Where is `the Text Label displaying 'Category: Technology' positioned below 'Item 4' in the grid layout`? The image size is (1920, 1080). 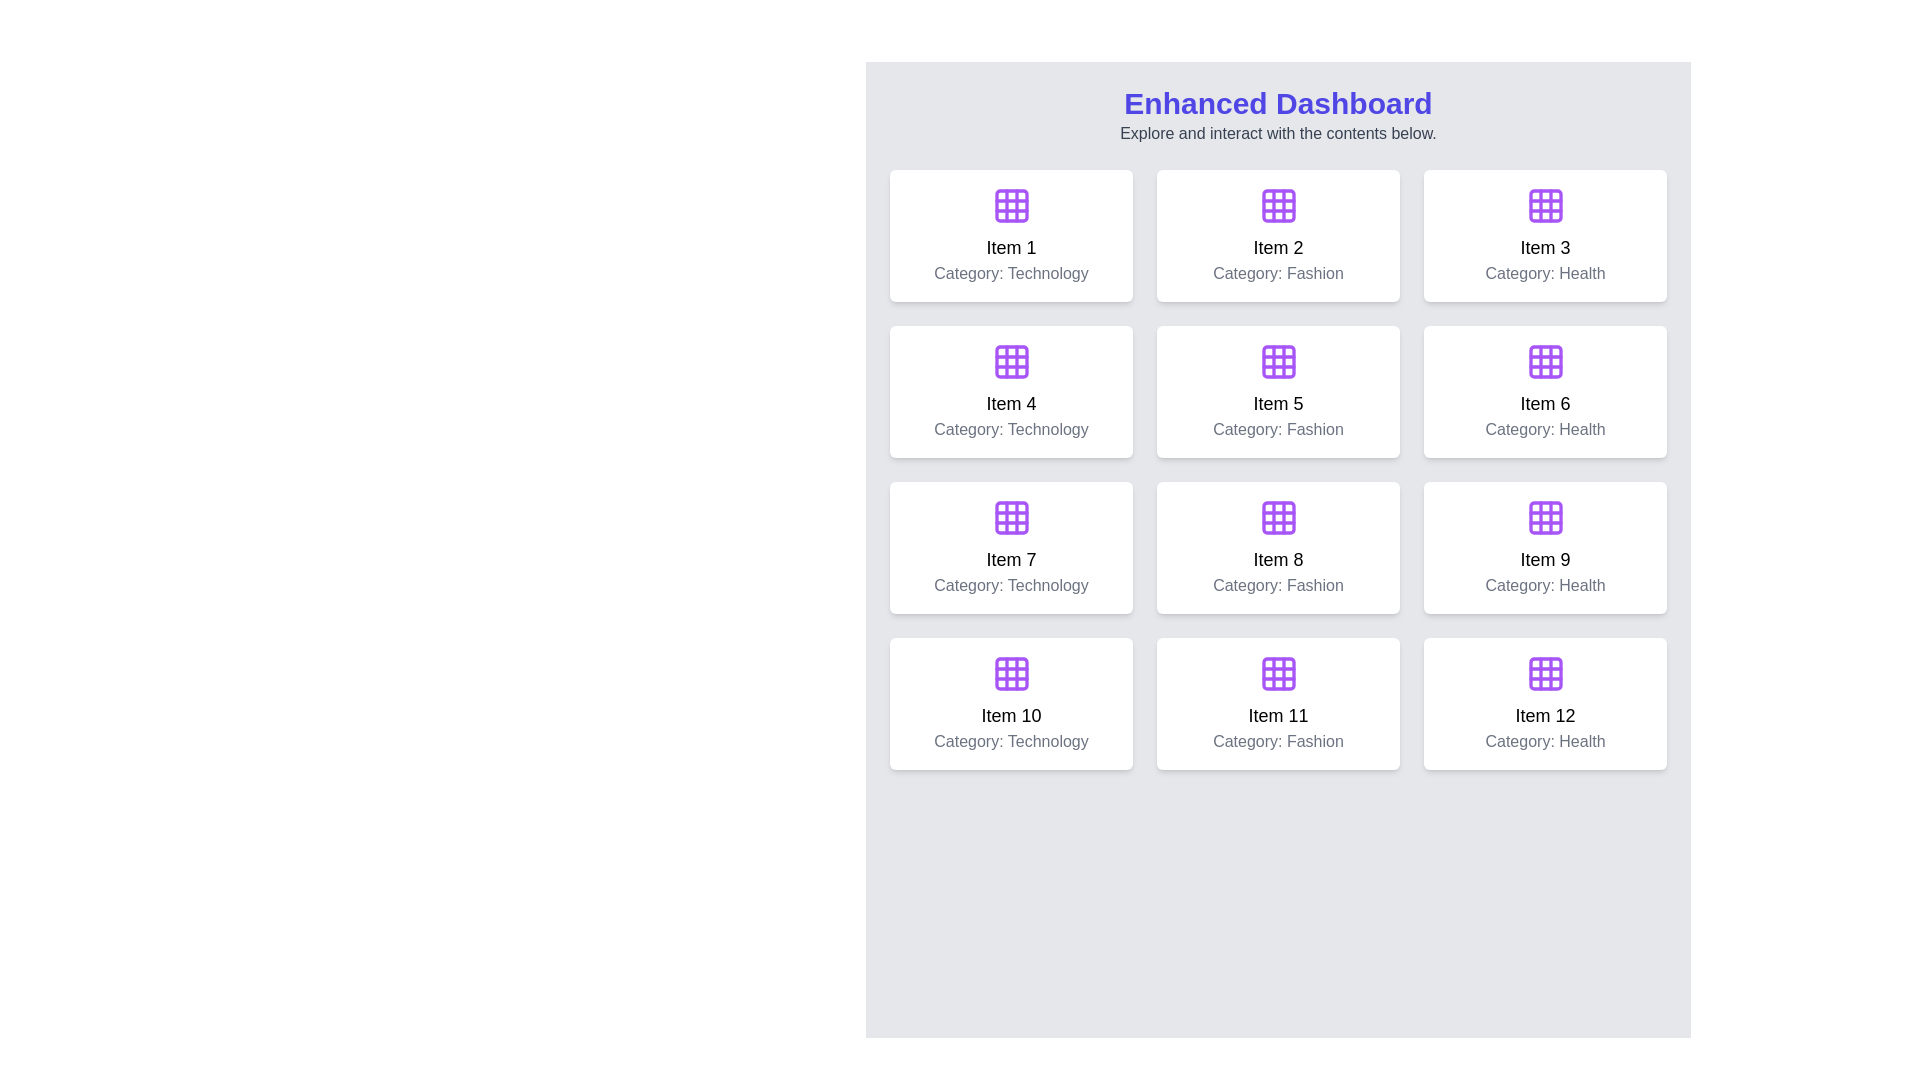
the Text Label displaying 'Category: Technology' positioned below 'Item 4' in the grid layout is located at coordinates (1011, 428).